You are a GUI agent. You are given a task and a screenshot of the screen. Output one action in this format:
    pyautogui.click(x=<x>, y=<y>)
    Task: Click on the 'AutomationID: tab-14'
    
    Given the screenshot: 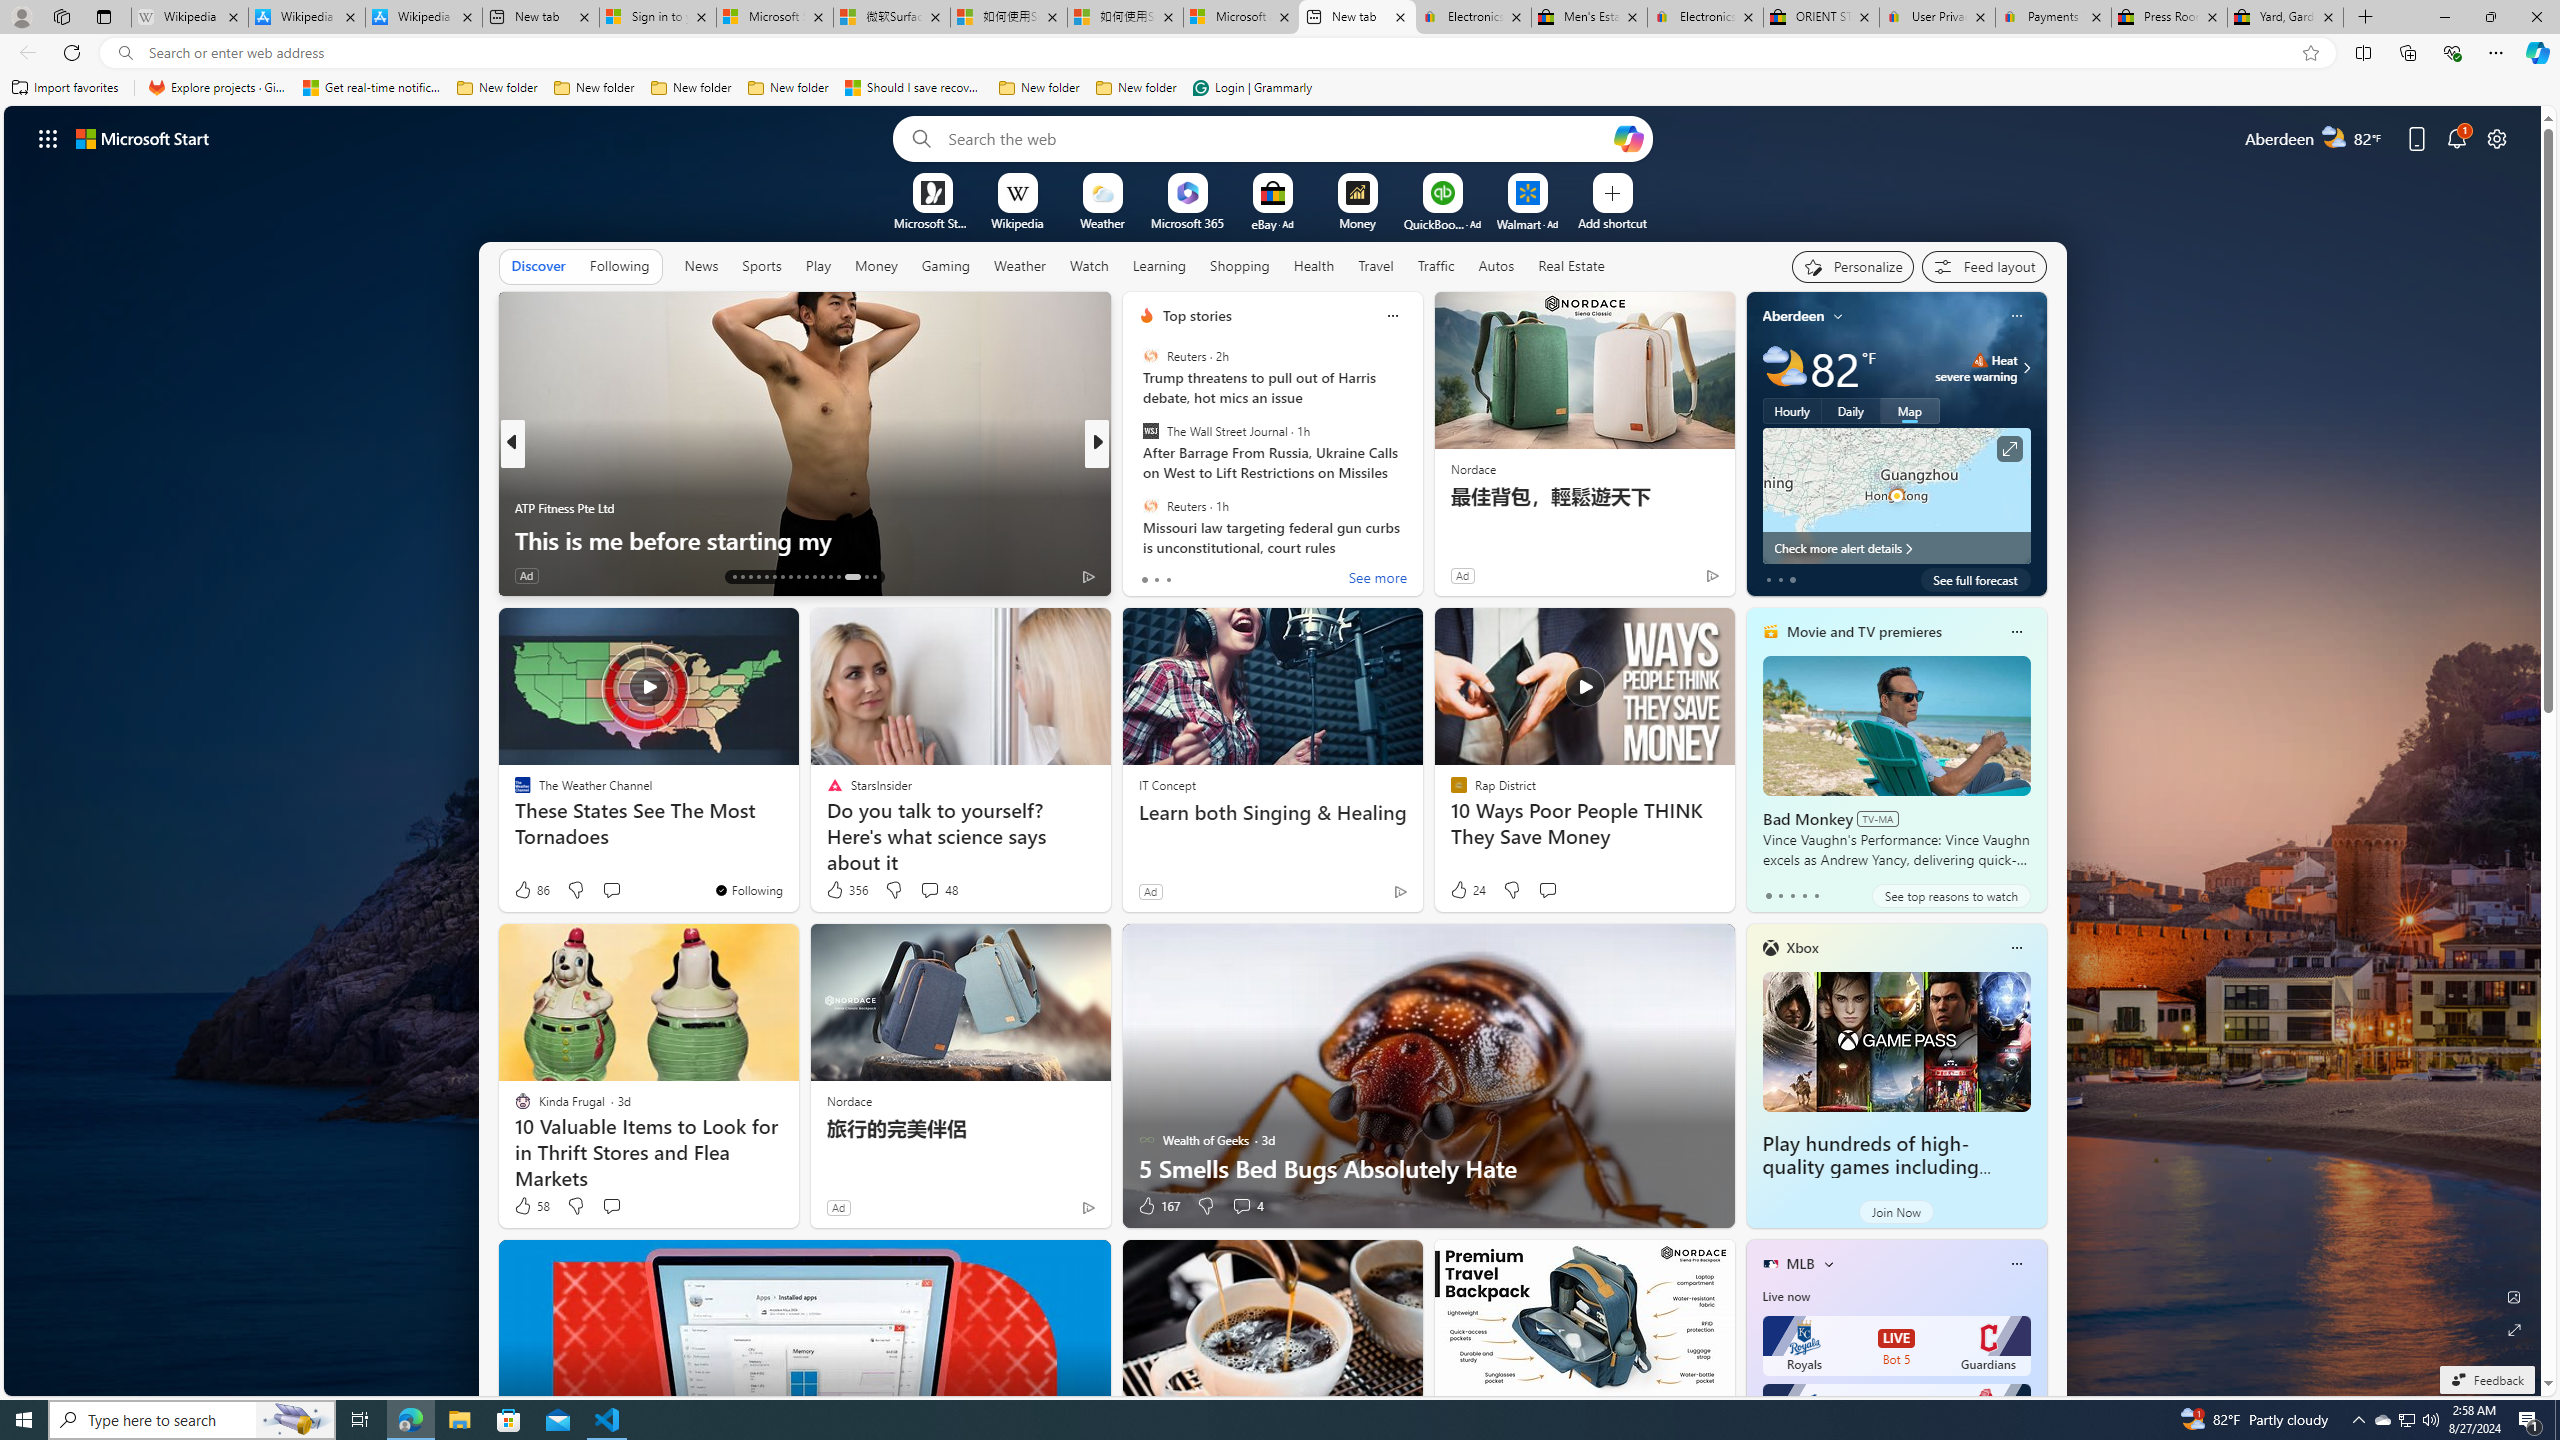 What is the action you would take?
    pyautogui.click(x=741, y=577)
    